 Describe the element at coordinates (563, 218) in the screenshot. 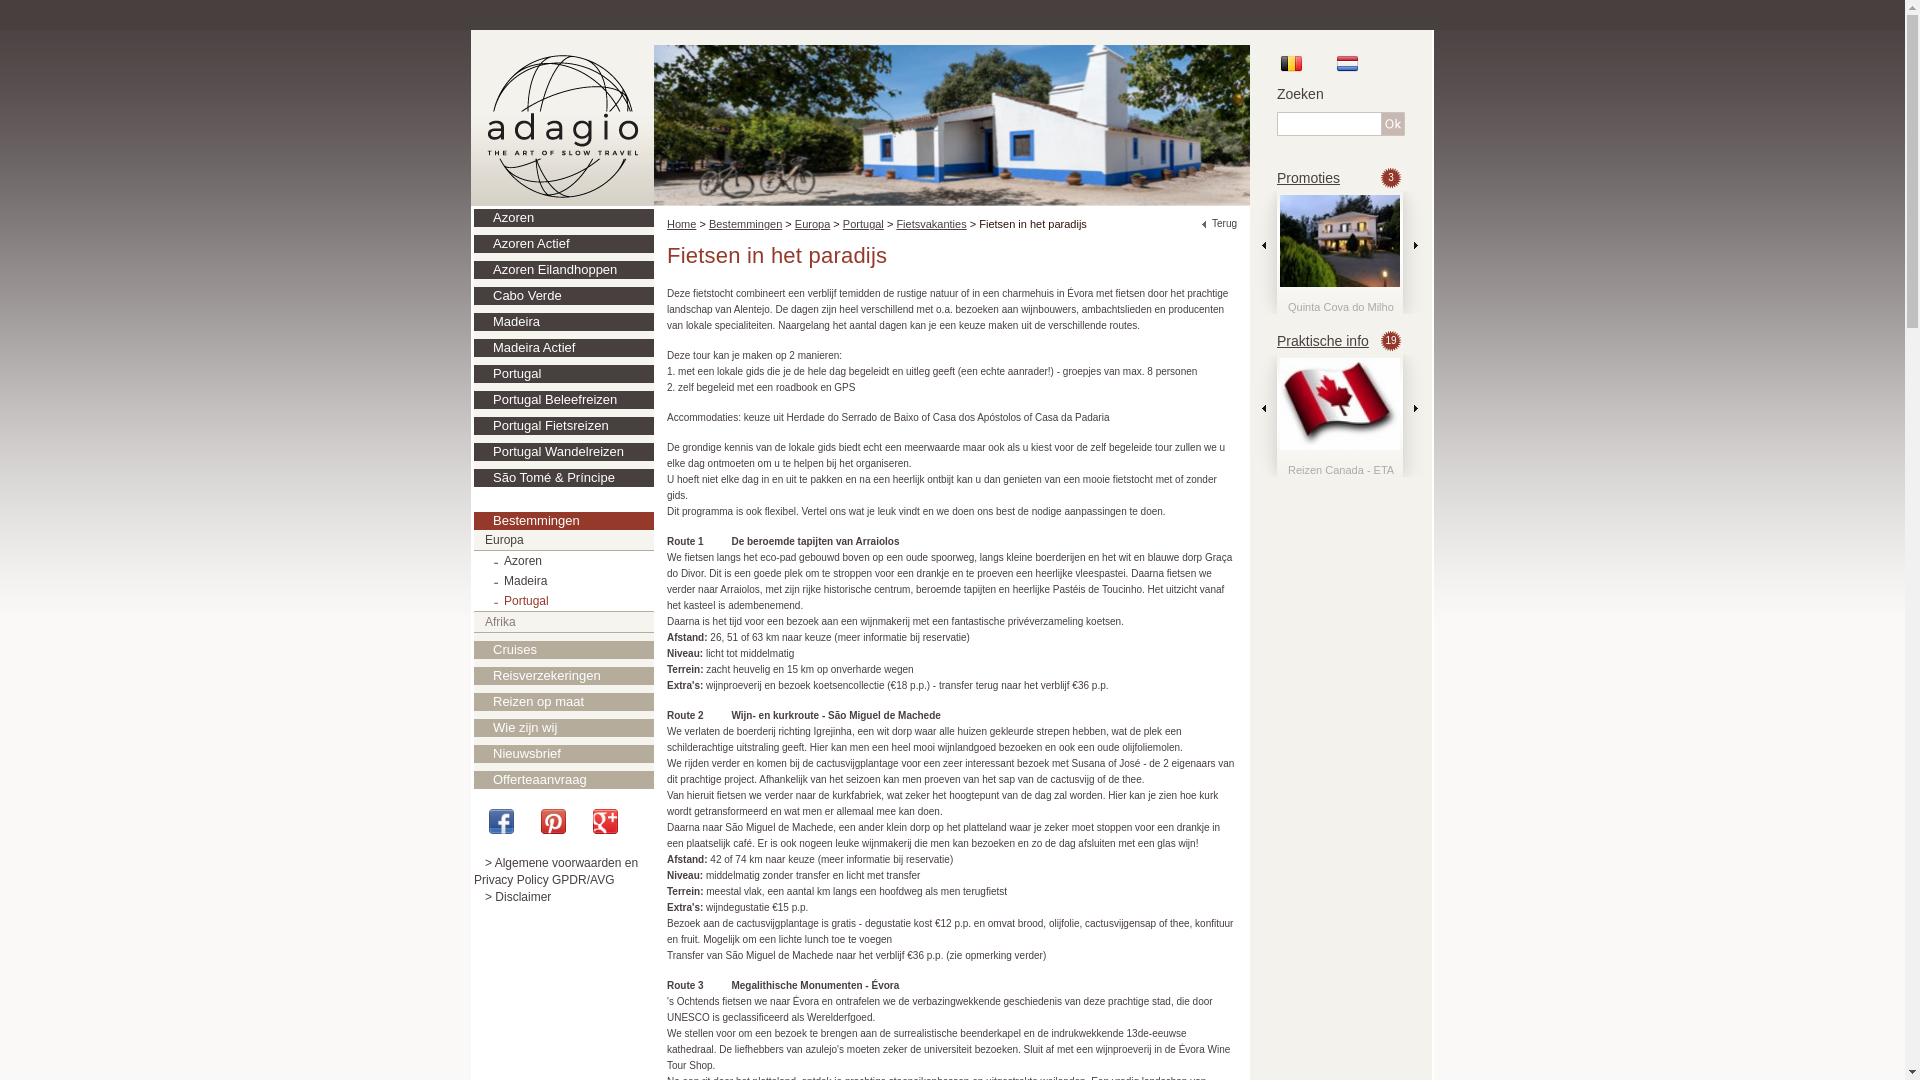

I see `'Azoren'` at that location.